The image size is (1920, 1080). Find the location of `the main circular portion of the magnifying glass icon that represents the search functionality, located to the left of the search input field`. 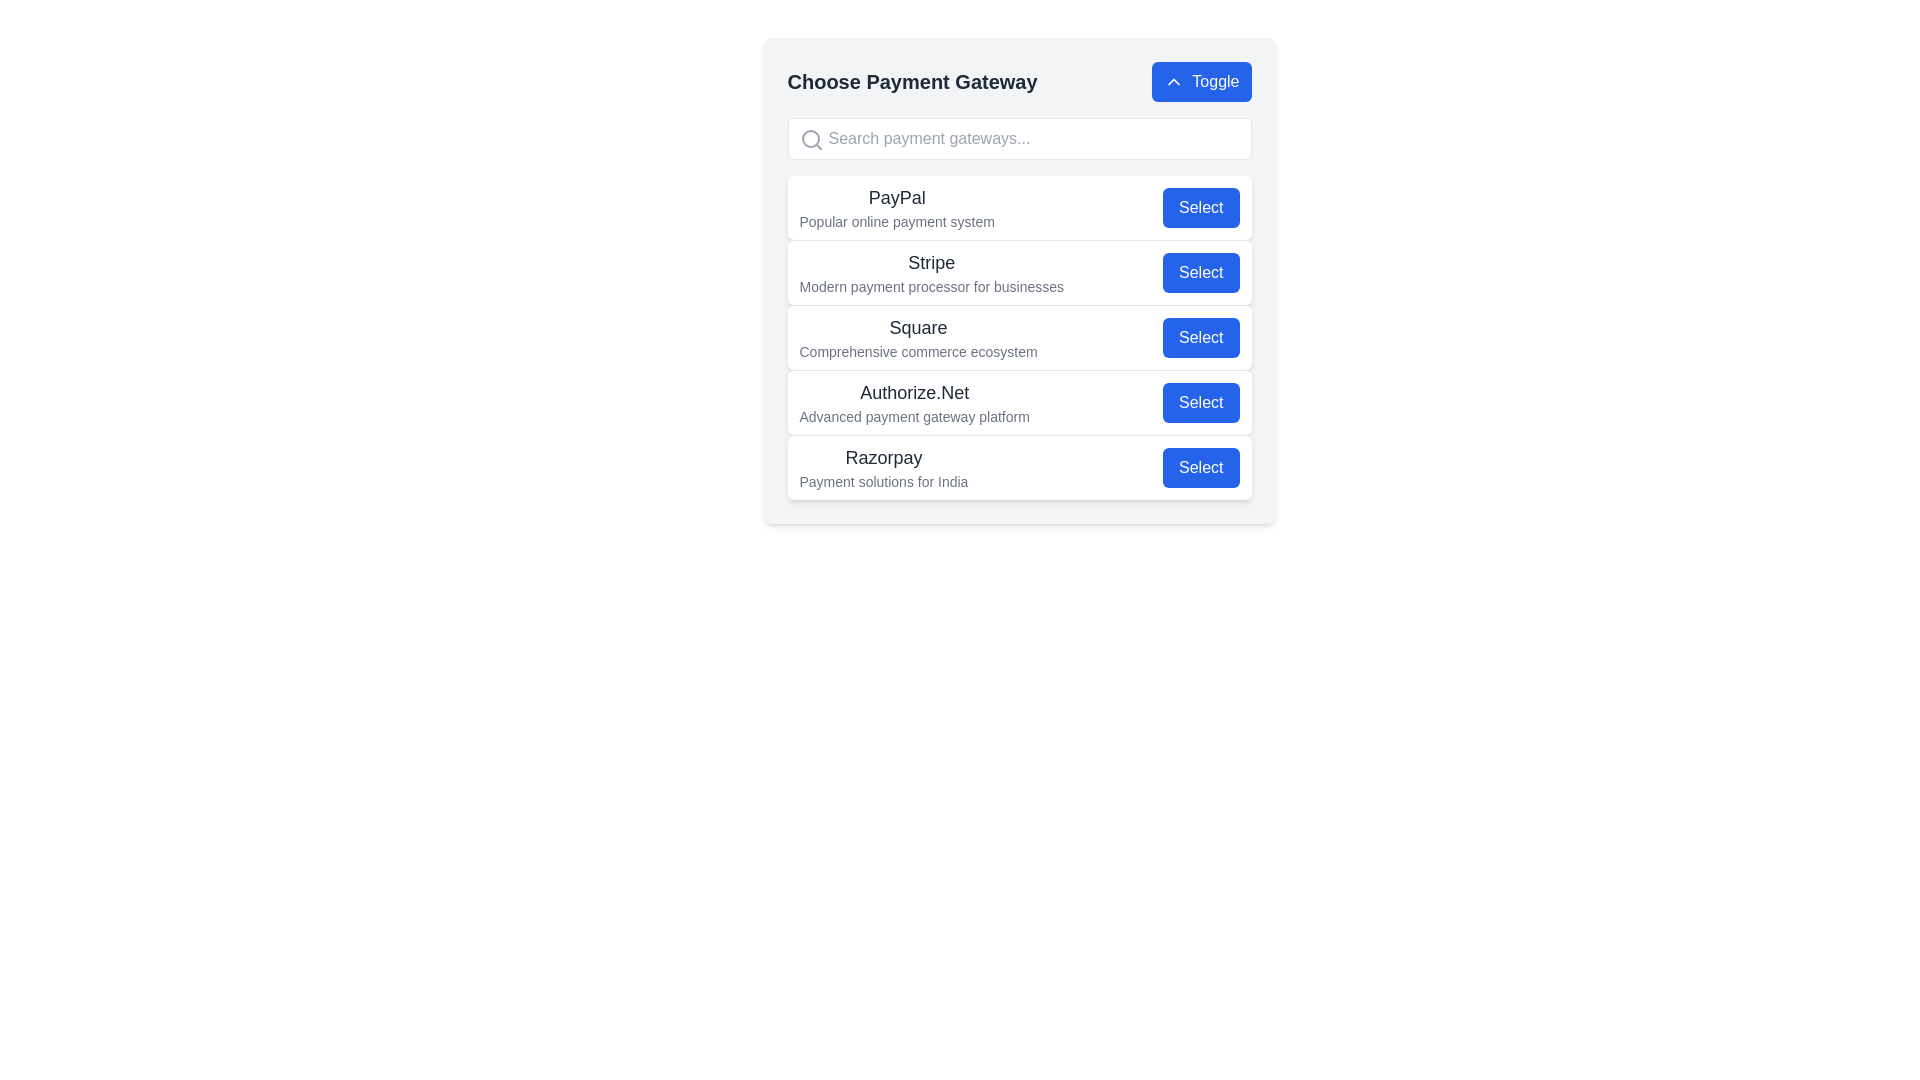

the main circular portion of the magnifying glass icon that represents the search functionality, located to the left of the search input field is located at coordinates (810, 137).